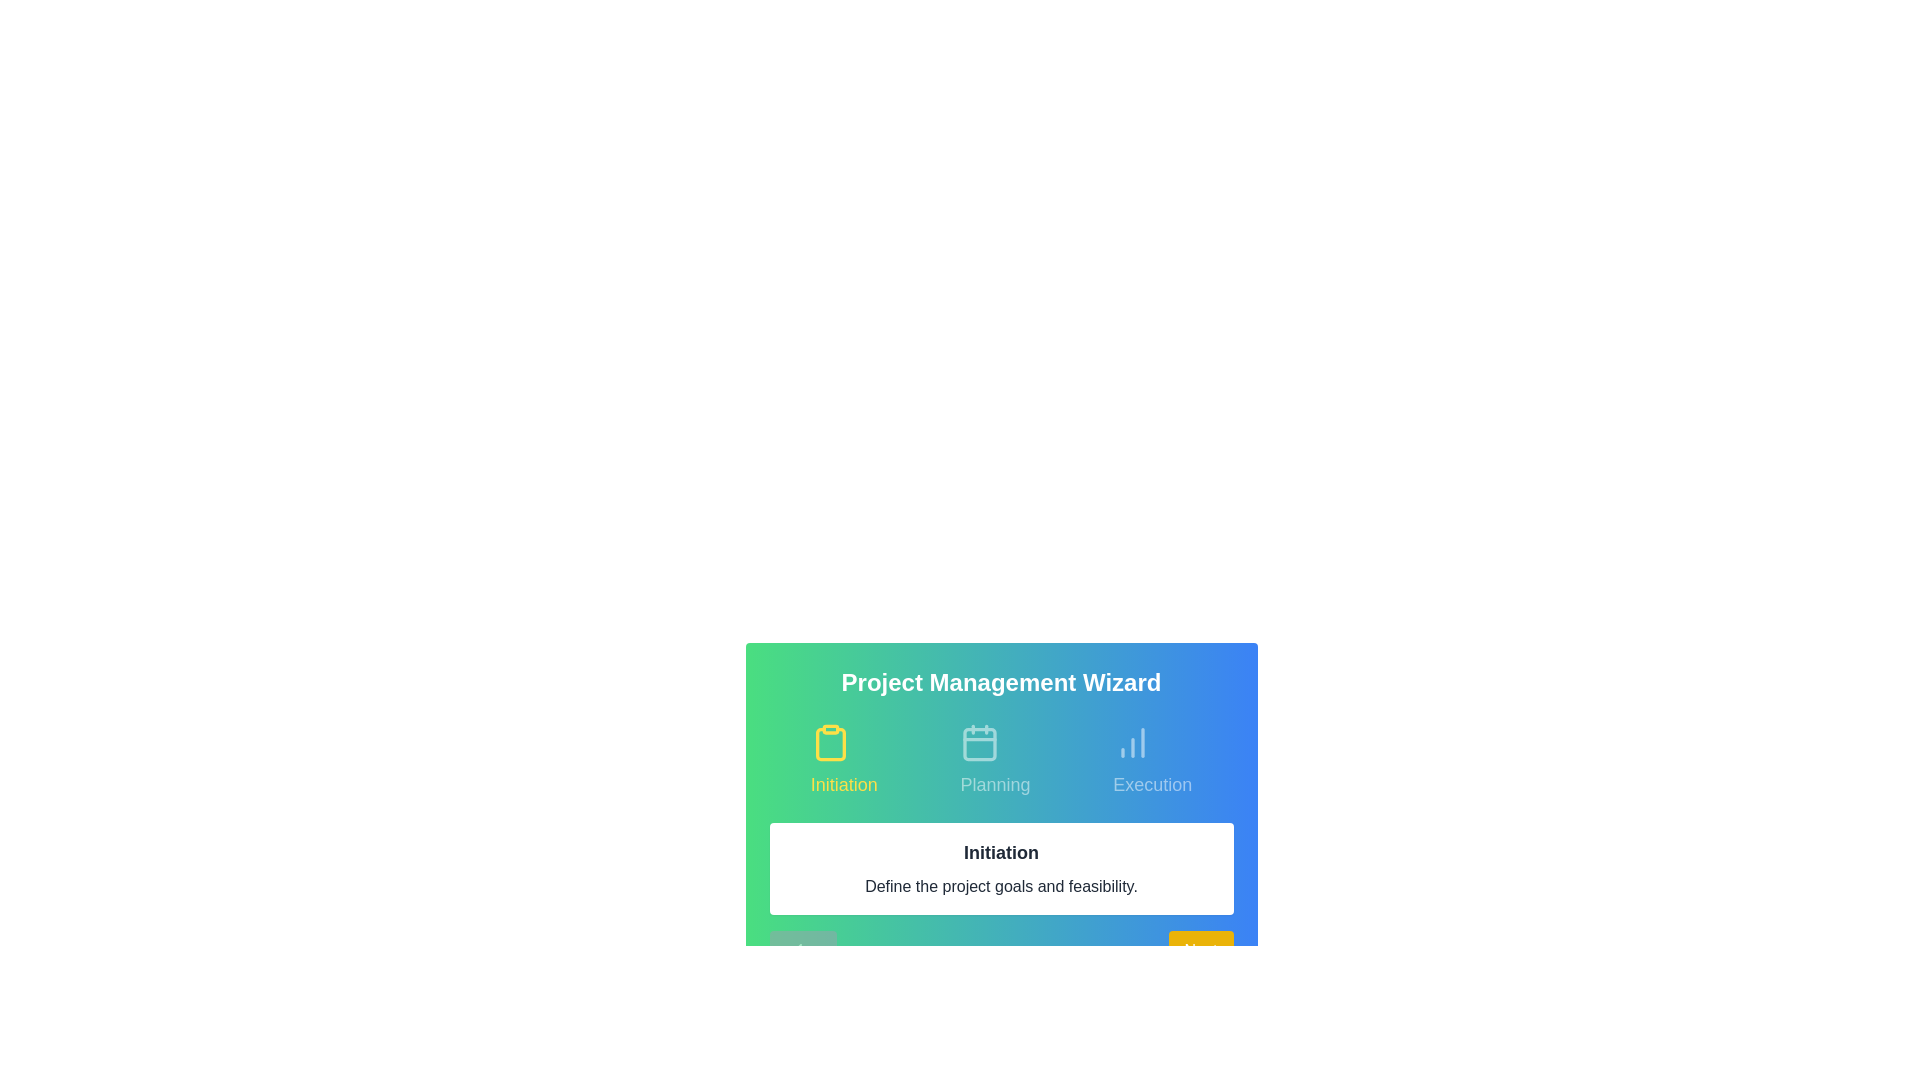 The height and width of the screenshot is (1080, 1920). What do you see at coordinates (1001, 886) in the screenshot?
I see `the text content 'Define the project goals and feasibility.'` at bounding box center [1001, 886].